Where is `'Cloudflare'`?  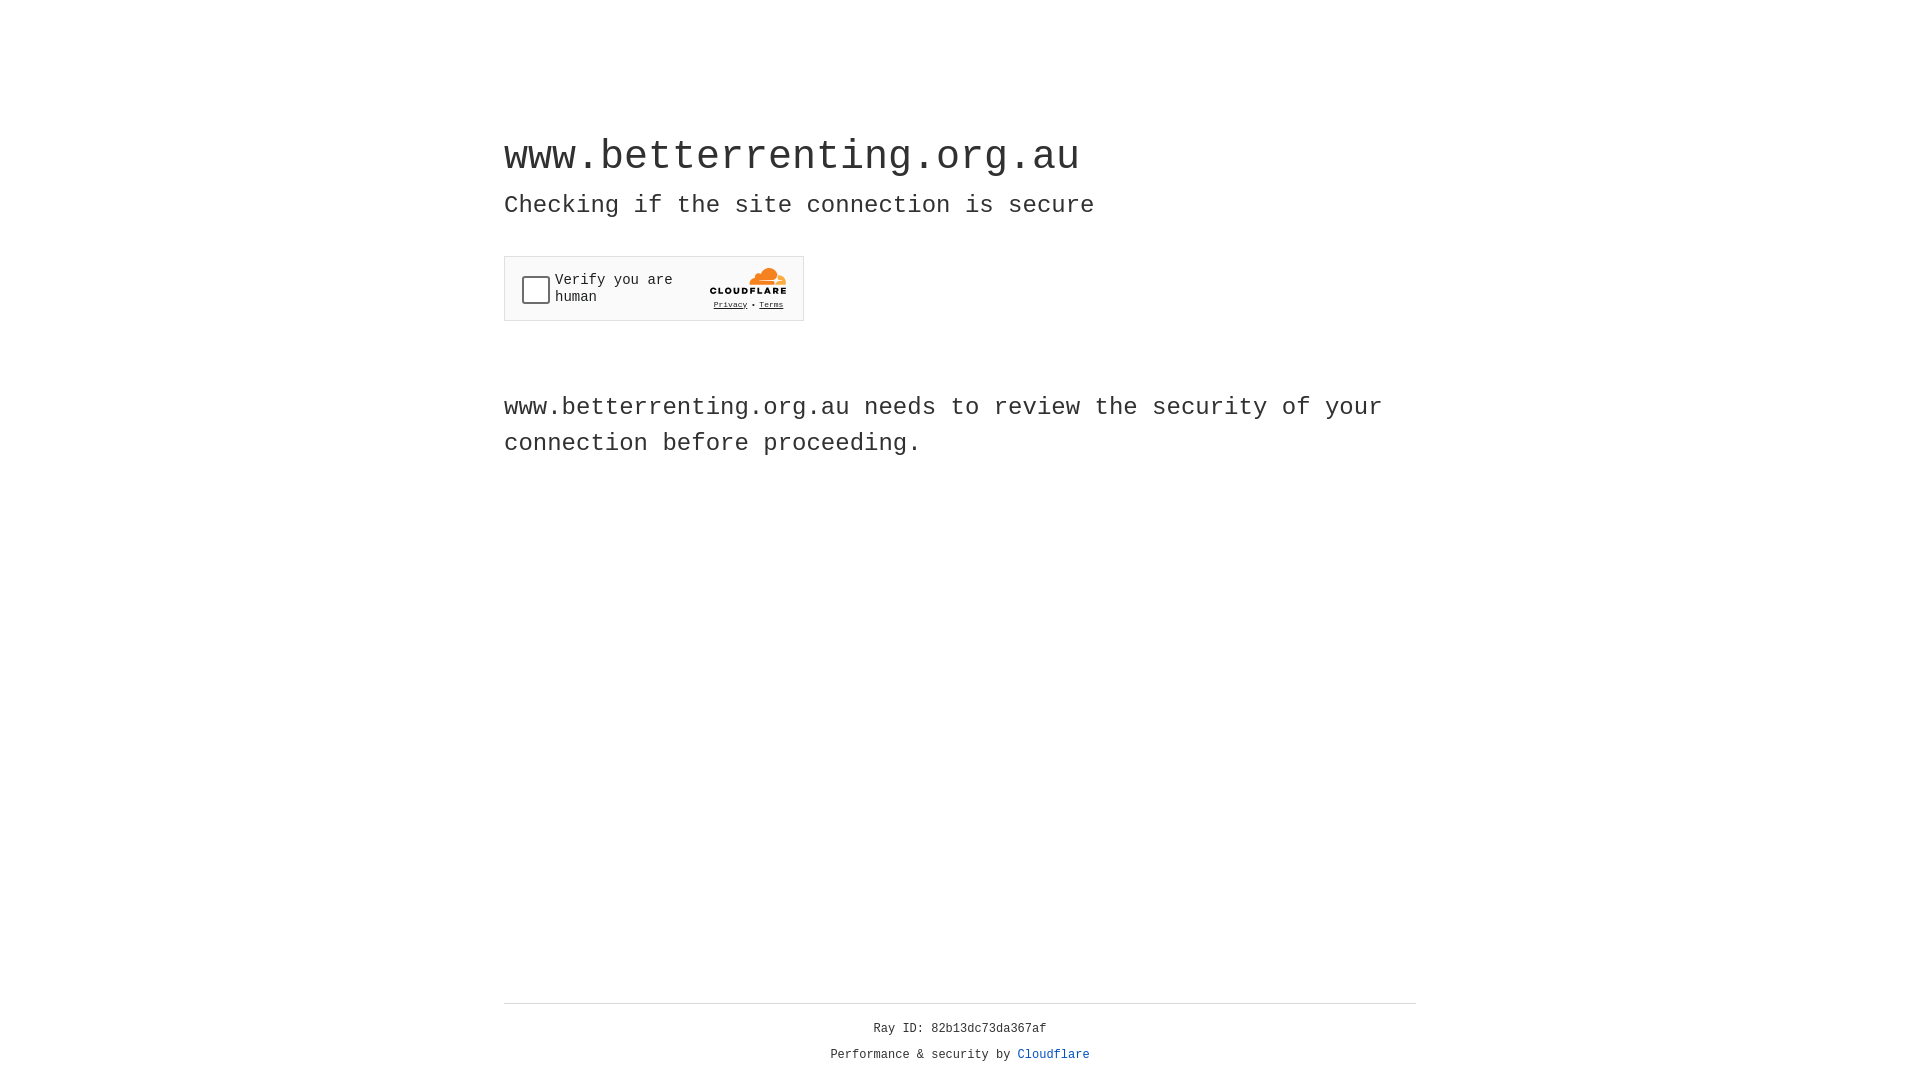
'Cloudflare' is located at coordinates (1017, 1054).